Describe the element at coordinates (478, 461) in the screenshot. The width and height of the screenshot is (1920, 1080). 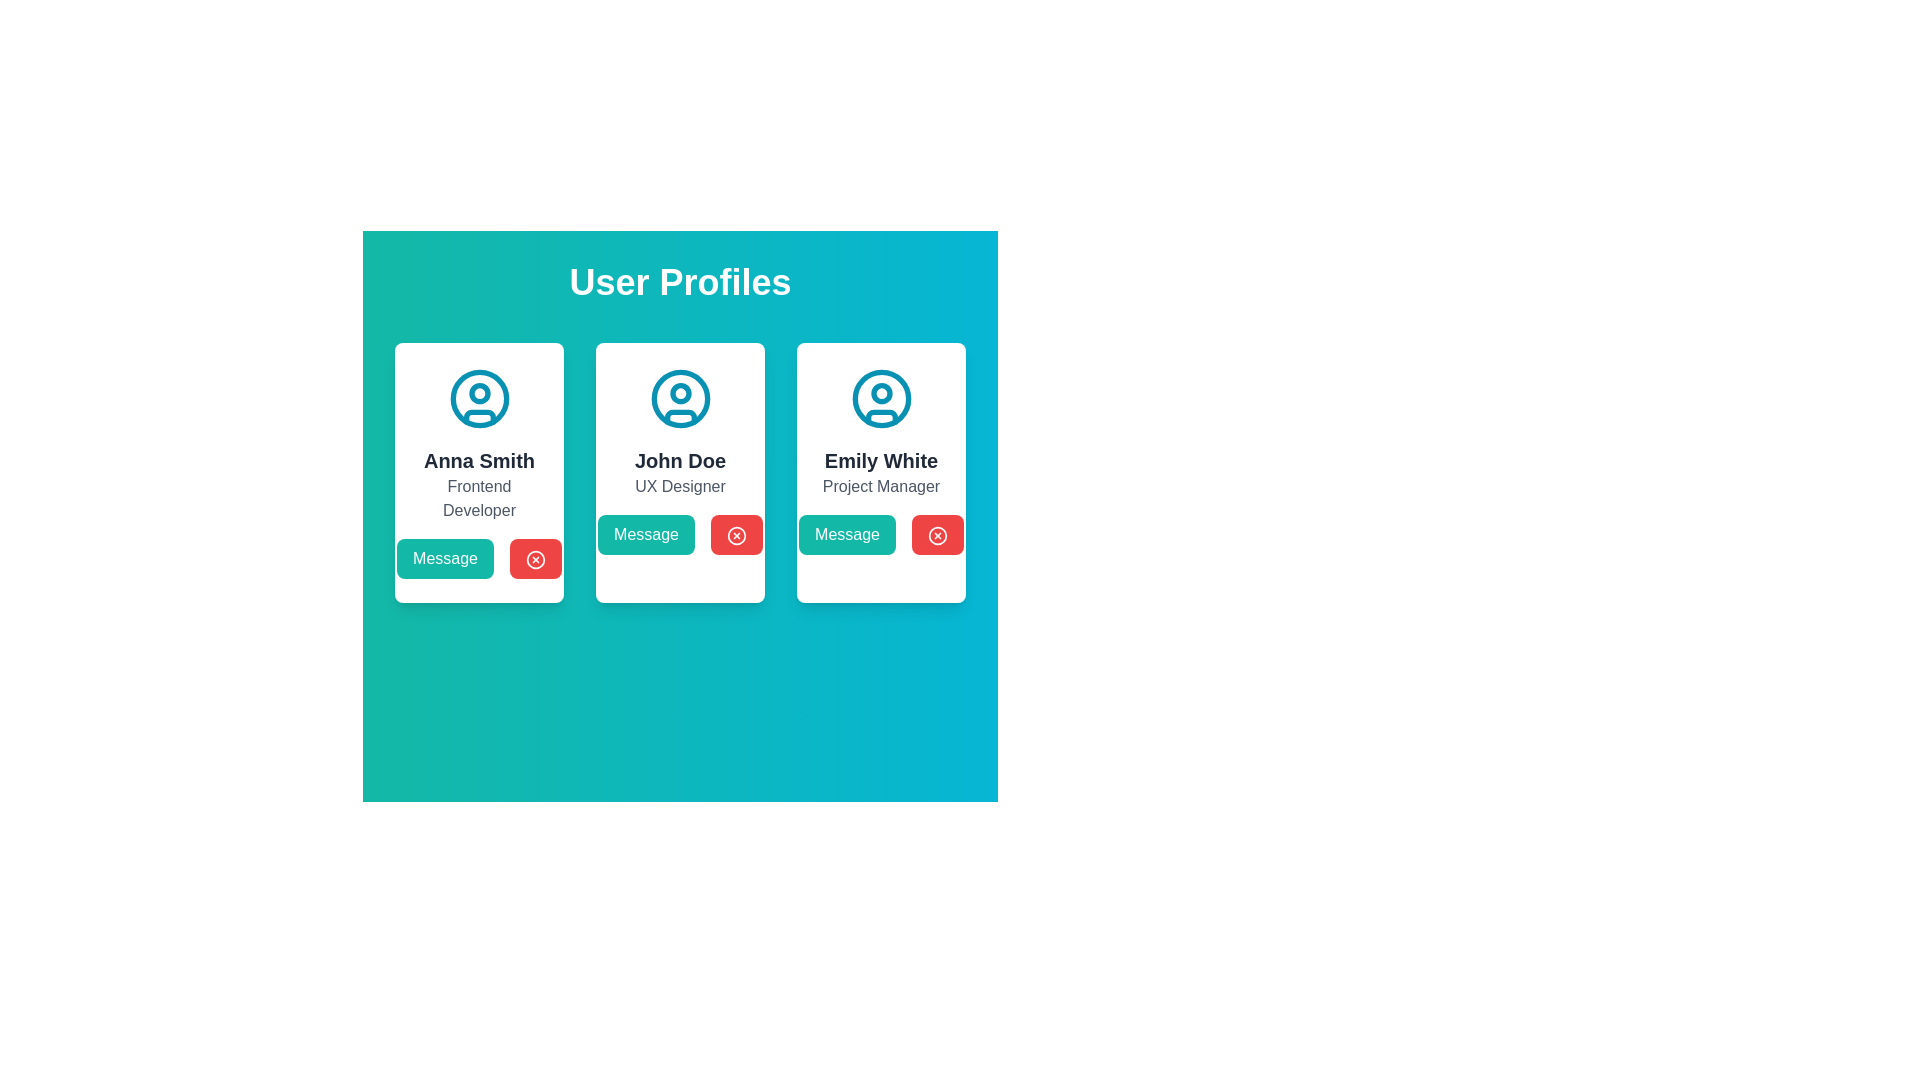
I see `the primary heading text label within the leftmost profile card, which displays the user's name and is located above the 'Frontend Developer' text` at that location.